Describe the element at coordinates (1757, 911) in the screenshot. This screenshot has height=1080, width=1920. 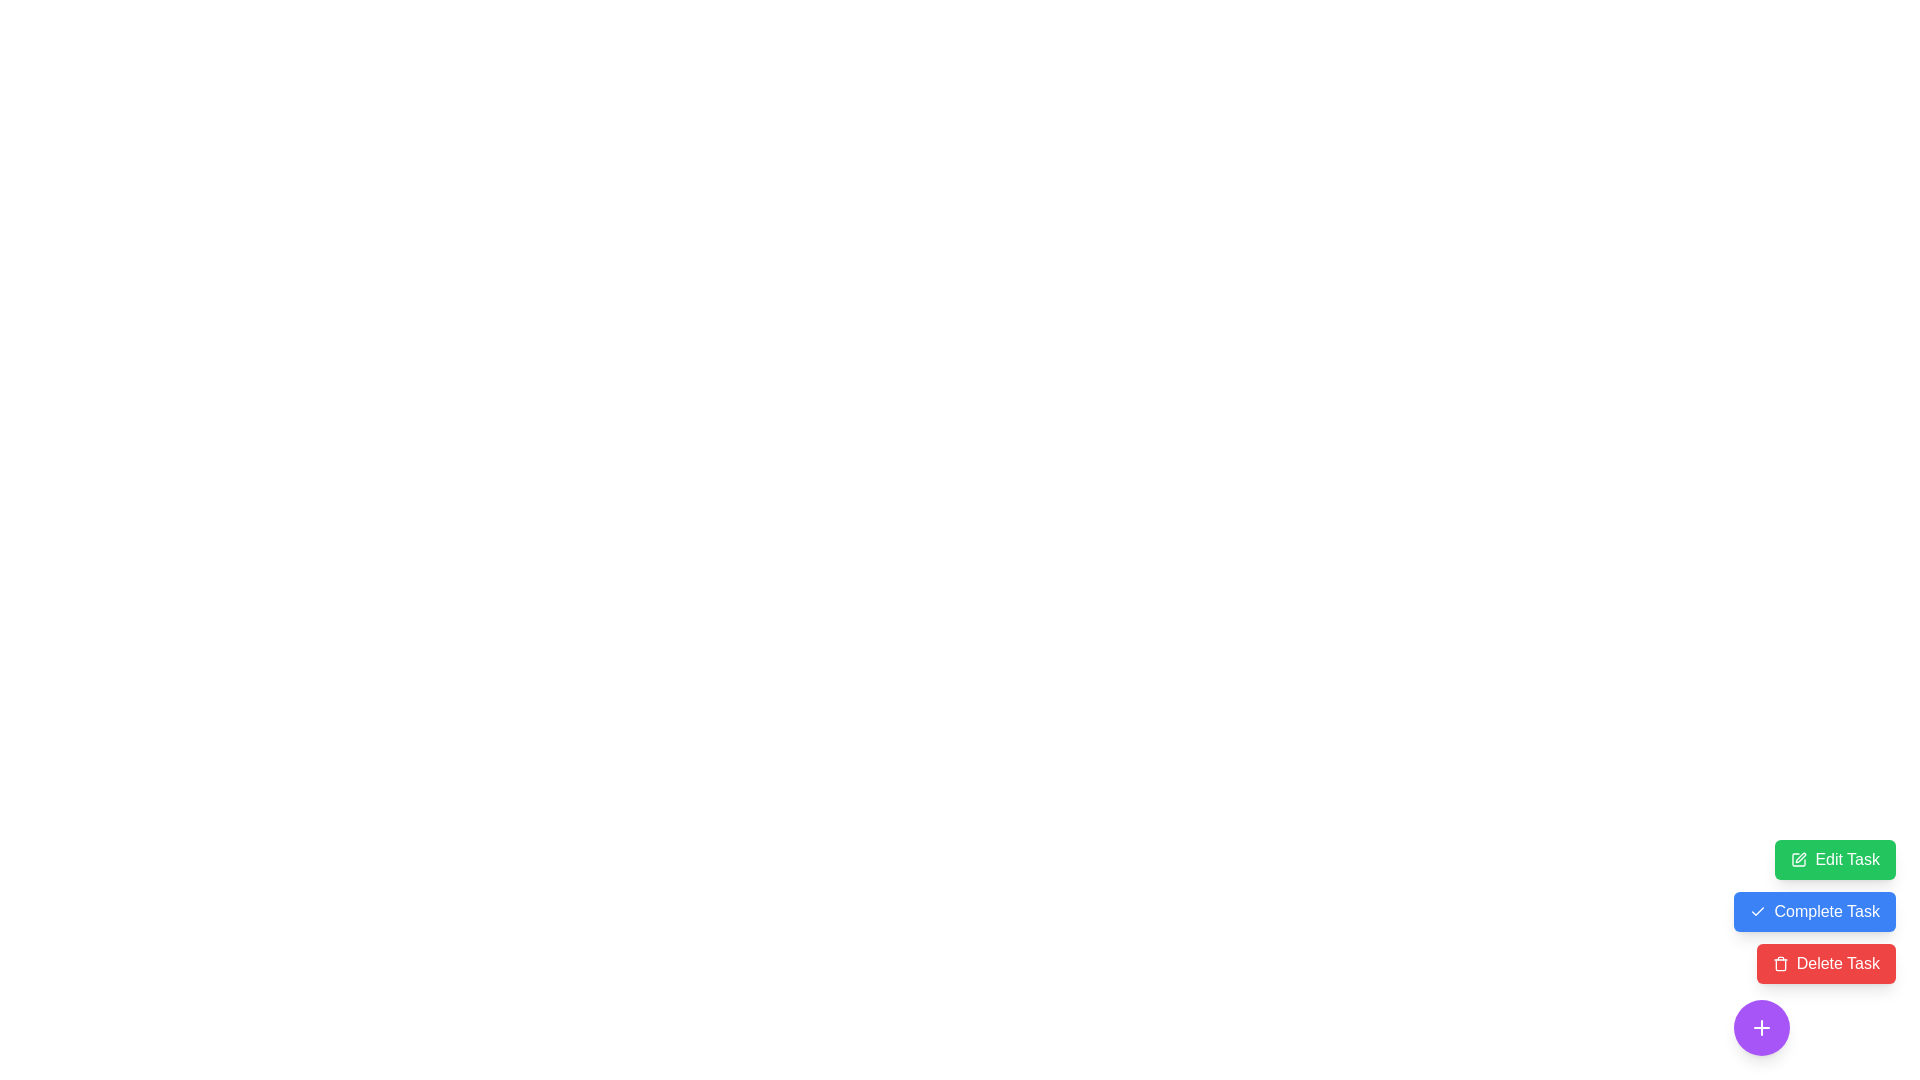
I see `the decorative icon within the 'Complete Task' button` at that location.